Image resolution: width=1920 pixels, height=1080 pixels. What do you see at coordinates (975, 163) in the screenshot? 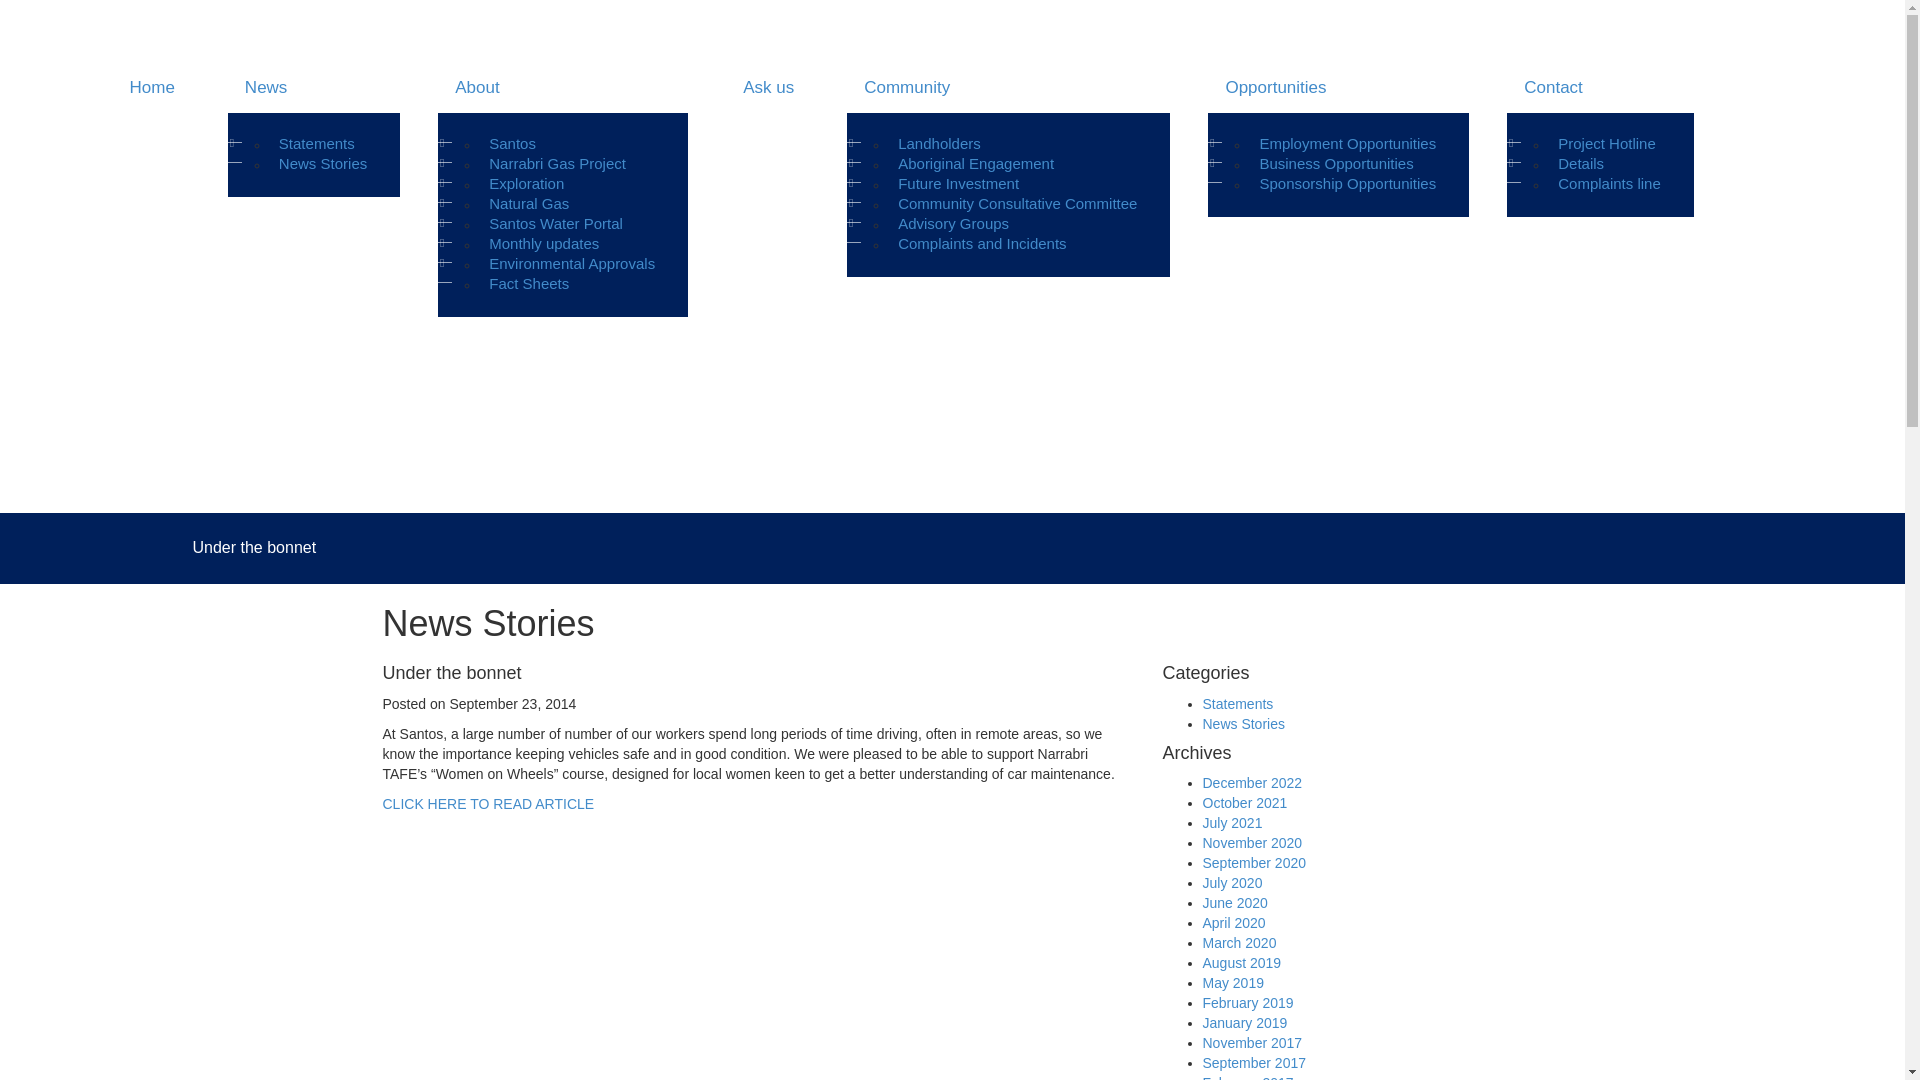
I see `'Aboriginal Engagement'` at bounding box center [975, 163].